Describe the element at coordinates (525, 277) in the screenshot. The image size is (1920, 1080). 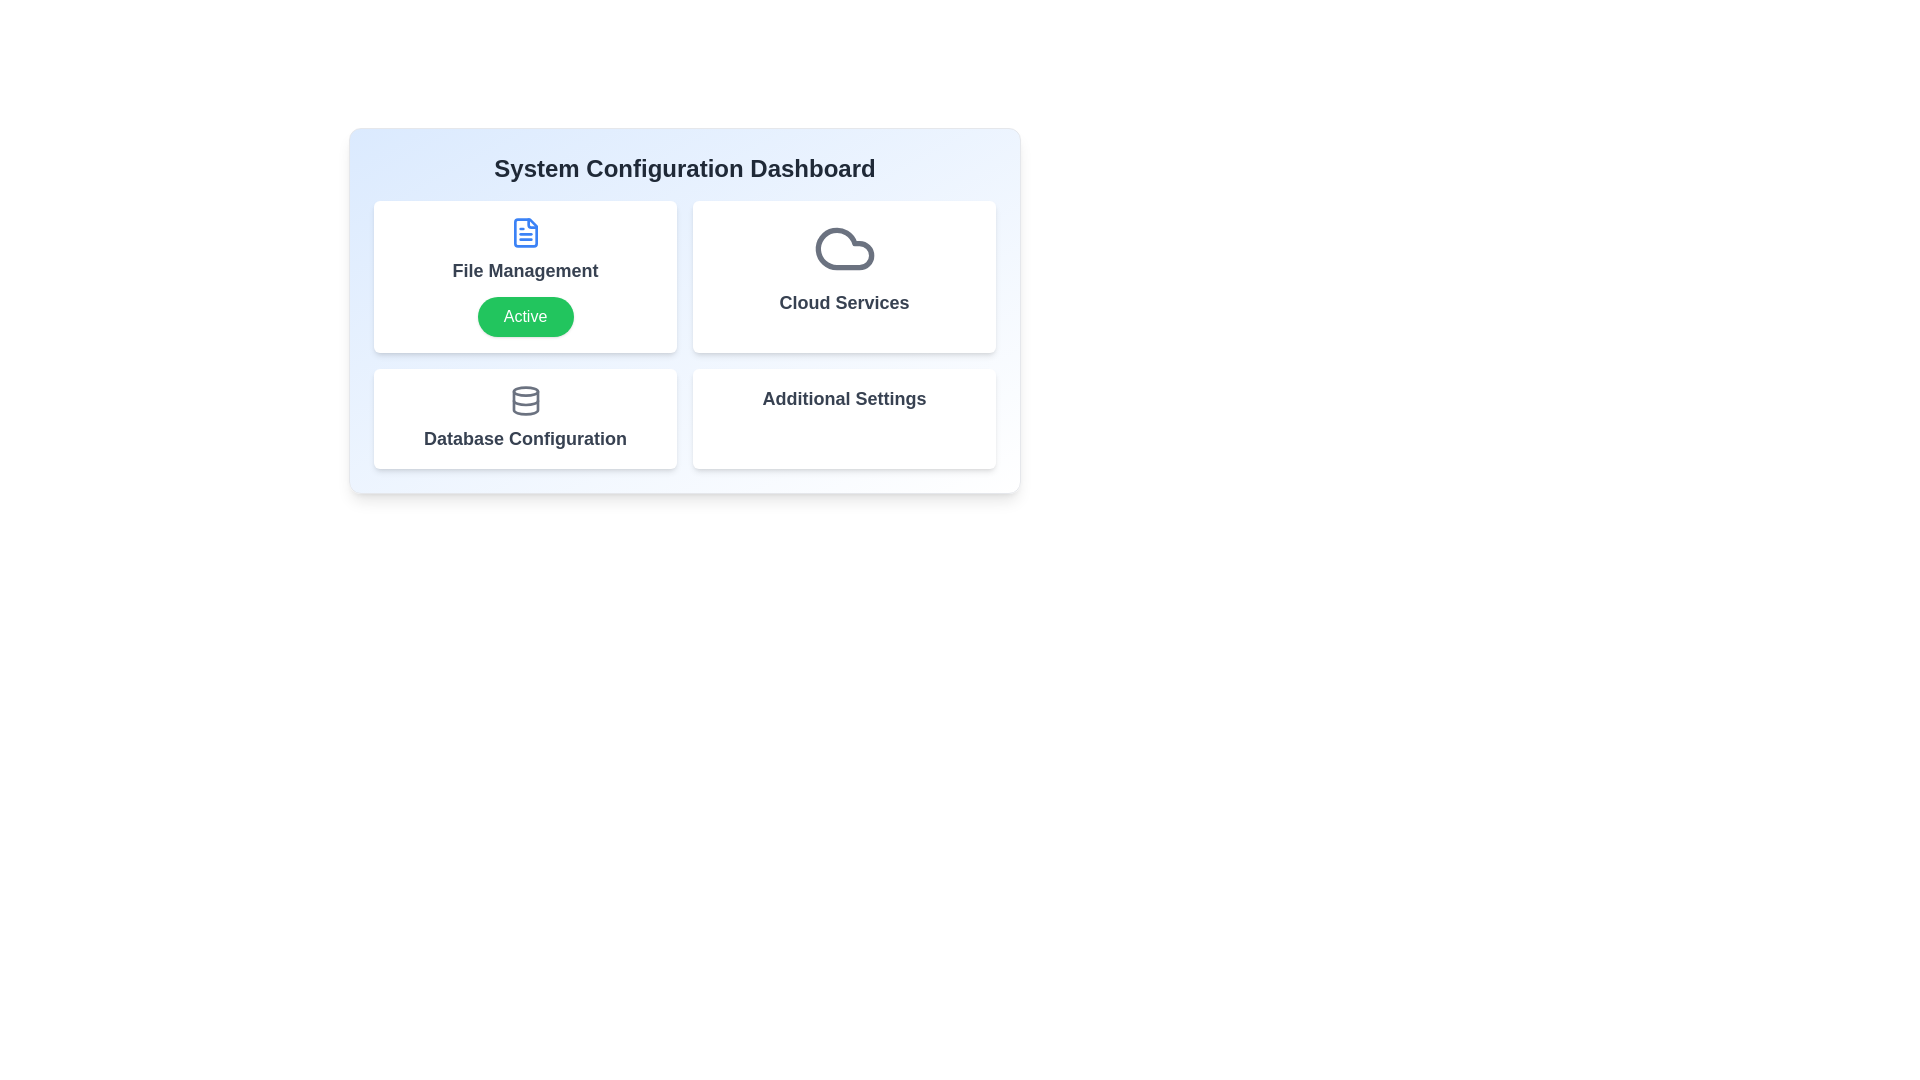
I see `the 'Active' labeled Card Component in the top-left segment of the grid layout, which is positioned left of the 'Cloud Services' card and above the 'Database Configuration' card` at that location.